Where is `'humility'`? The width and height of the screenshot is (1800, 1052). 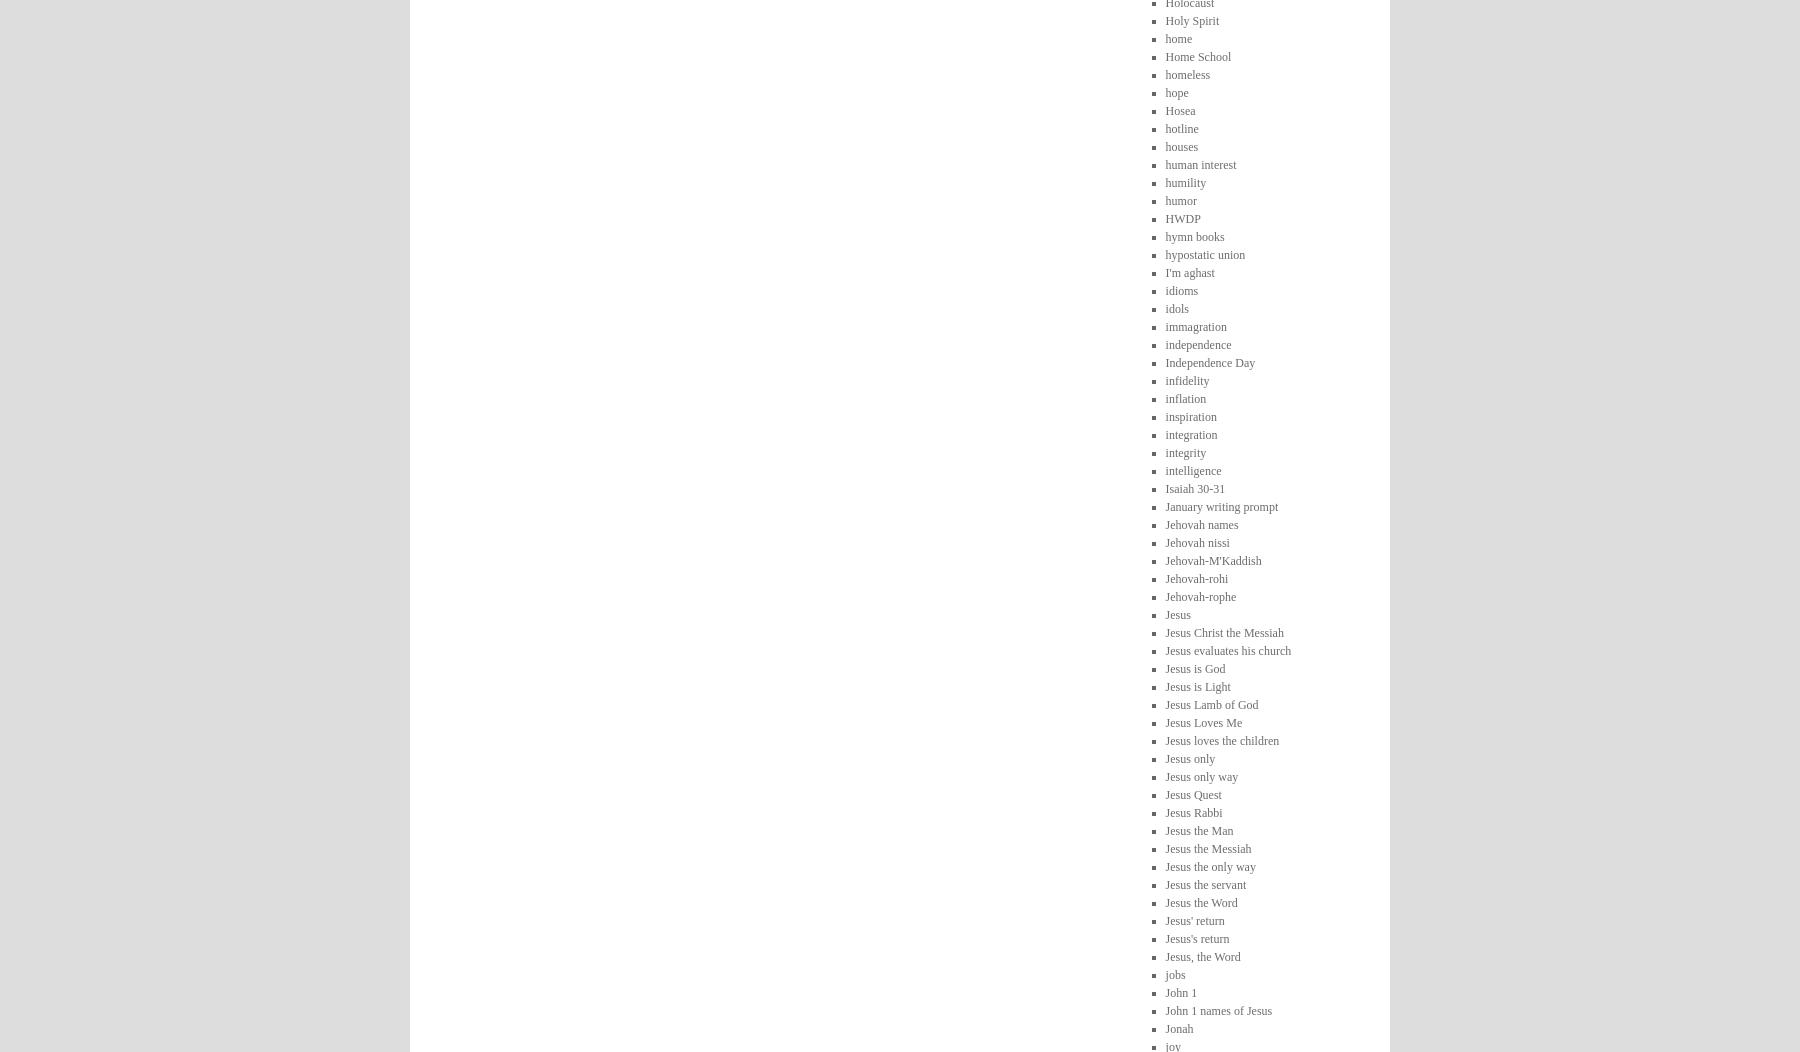
'humility' is located at coordinates (1184, 181).